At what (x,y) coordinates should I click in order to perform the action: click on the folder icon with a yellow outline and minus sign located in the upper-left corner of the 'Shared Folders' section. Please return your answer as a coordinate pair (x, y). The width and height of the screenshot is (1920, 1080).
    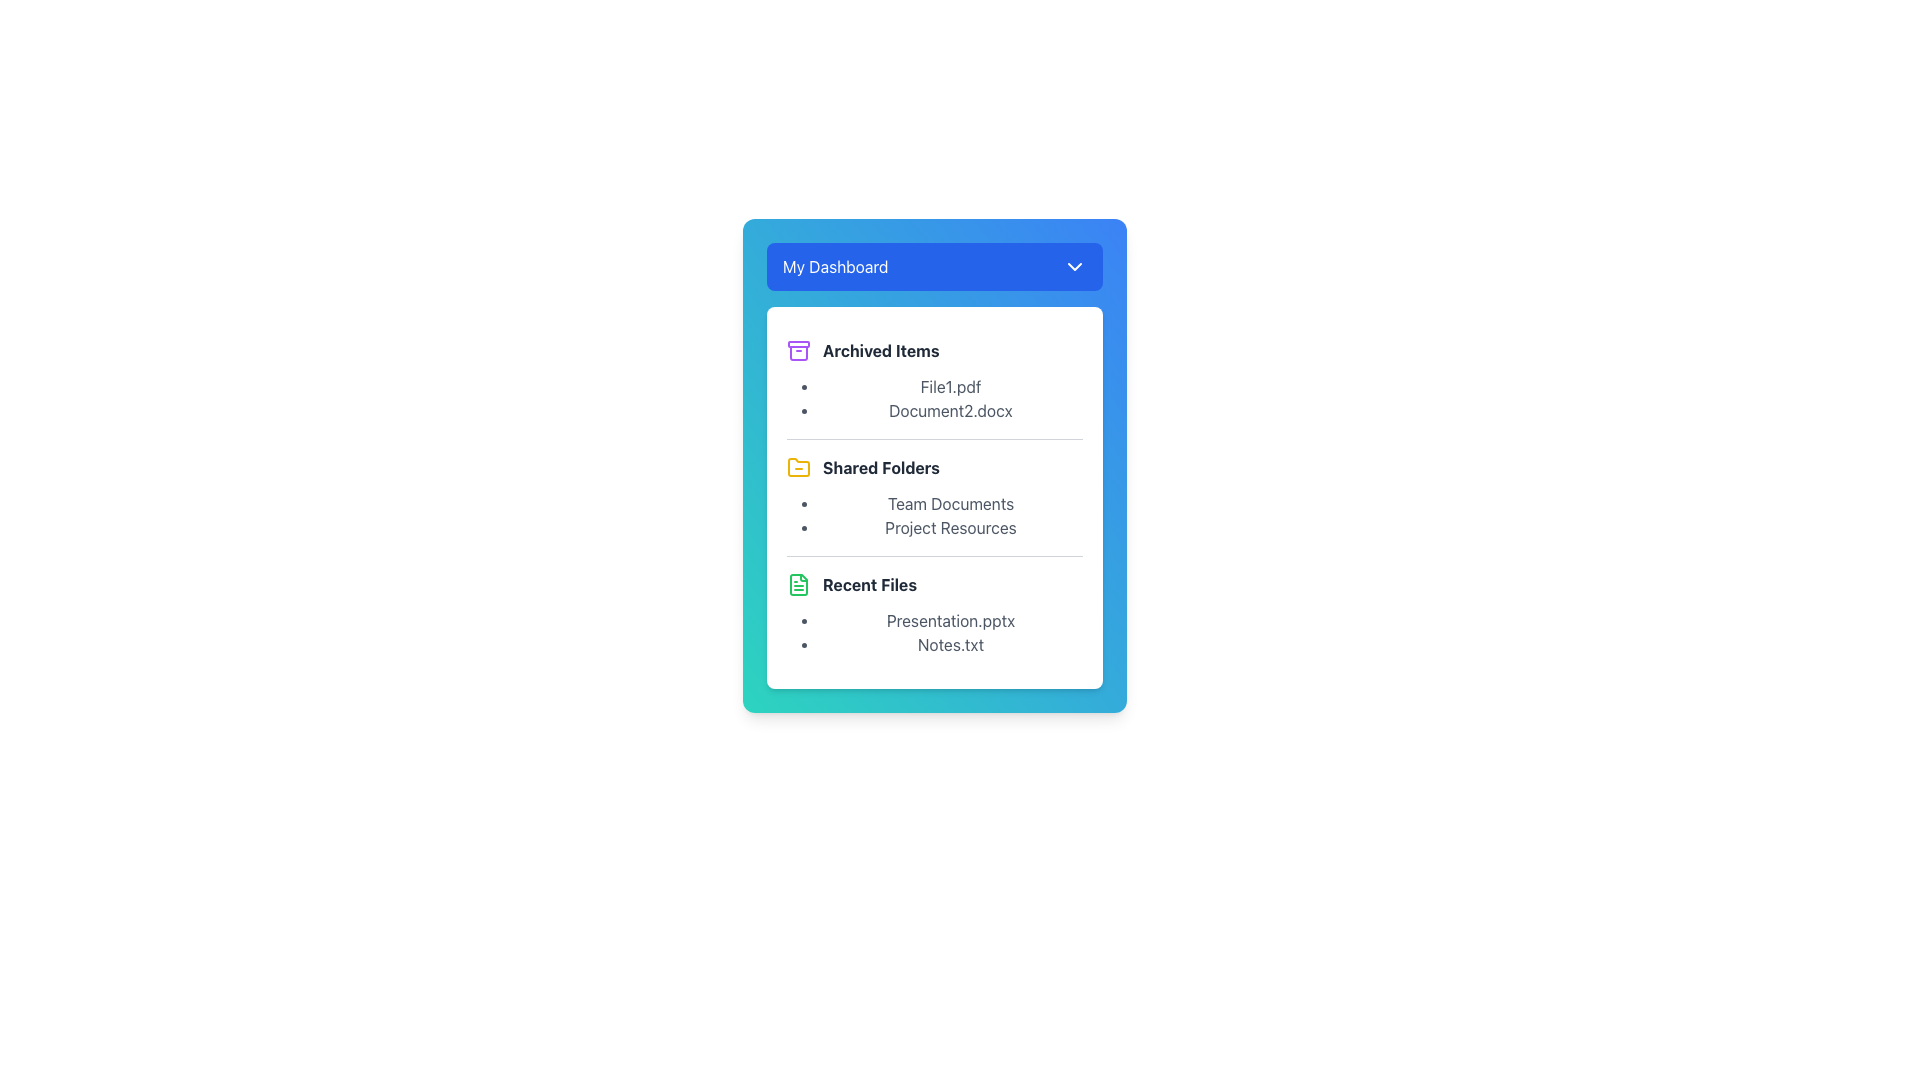
    Looking at the image, I should click on (797, 467).